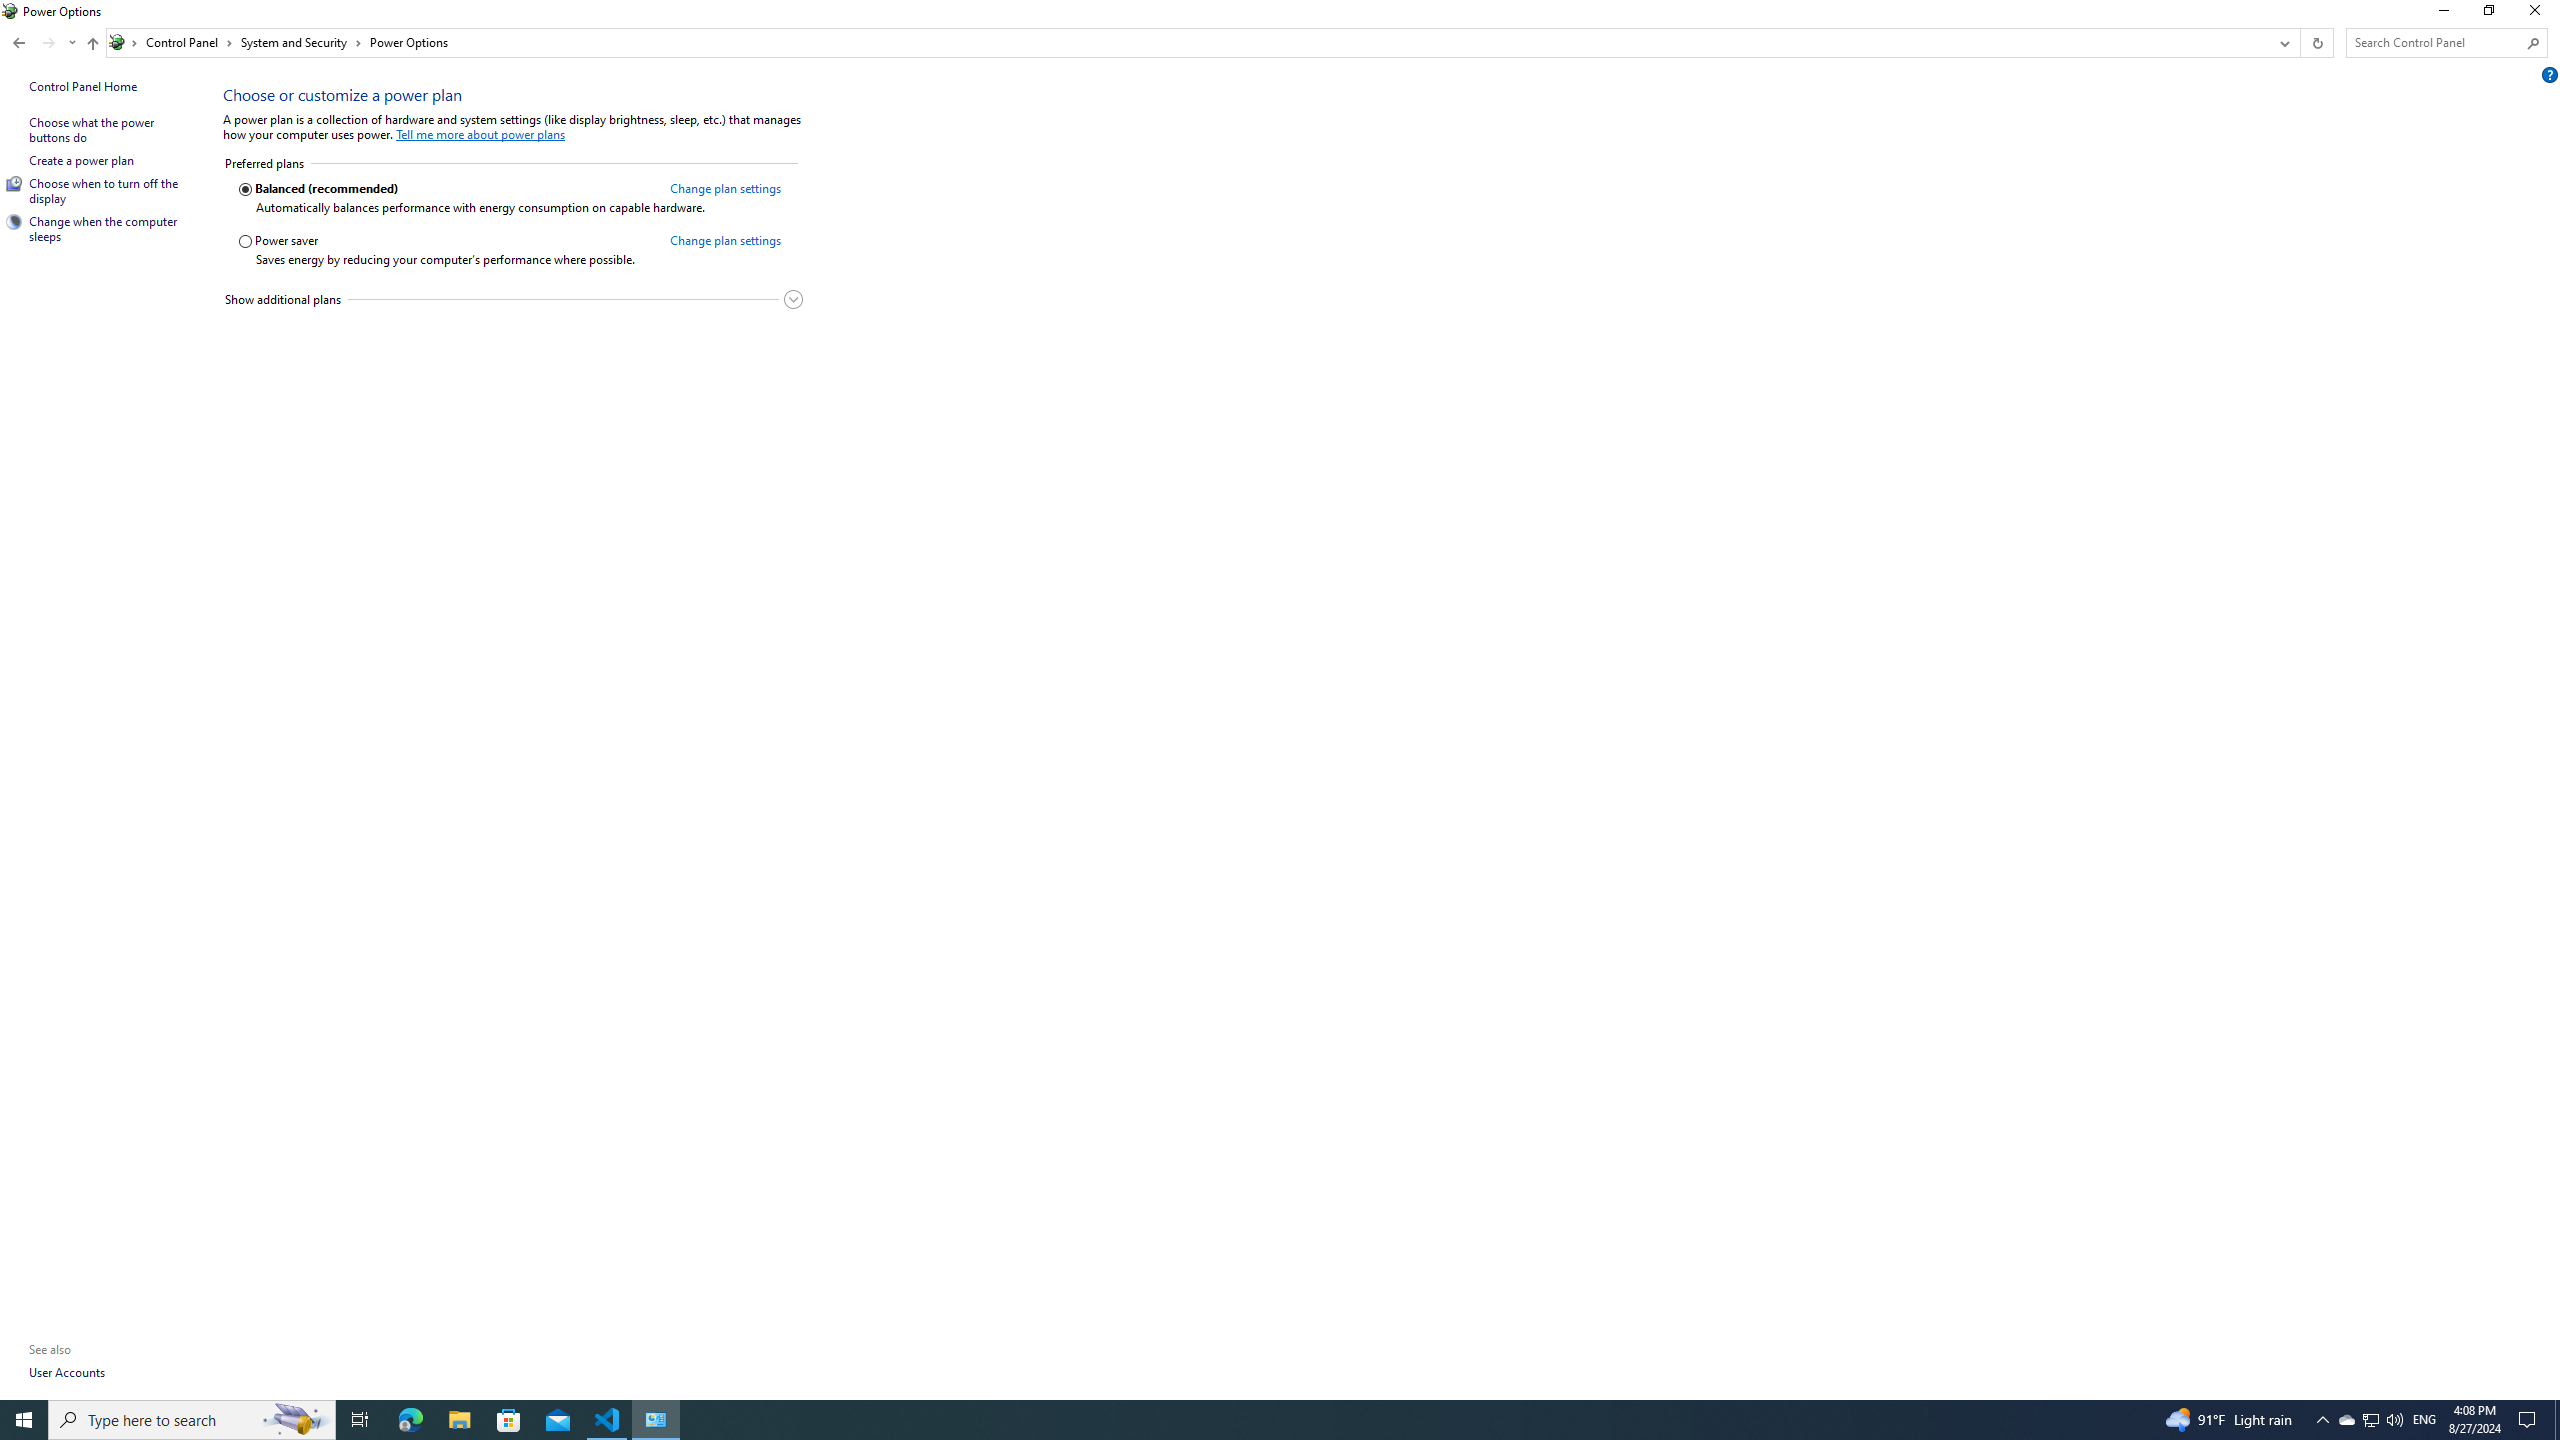 This screenshot has width=2560, height=1440. I want to click on 'Restore', so click(2487, 15).